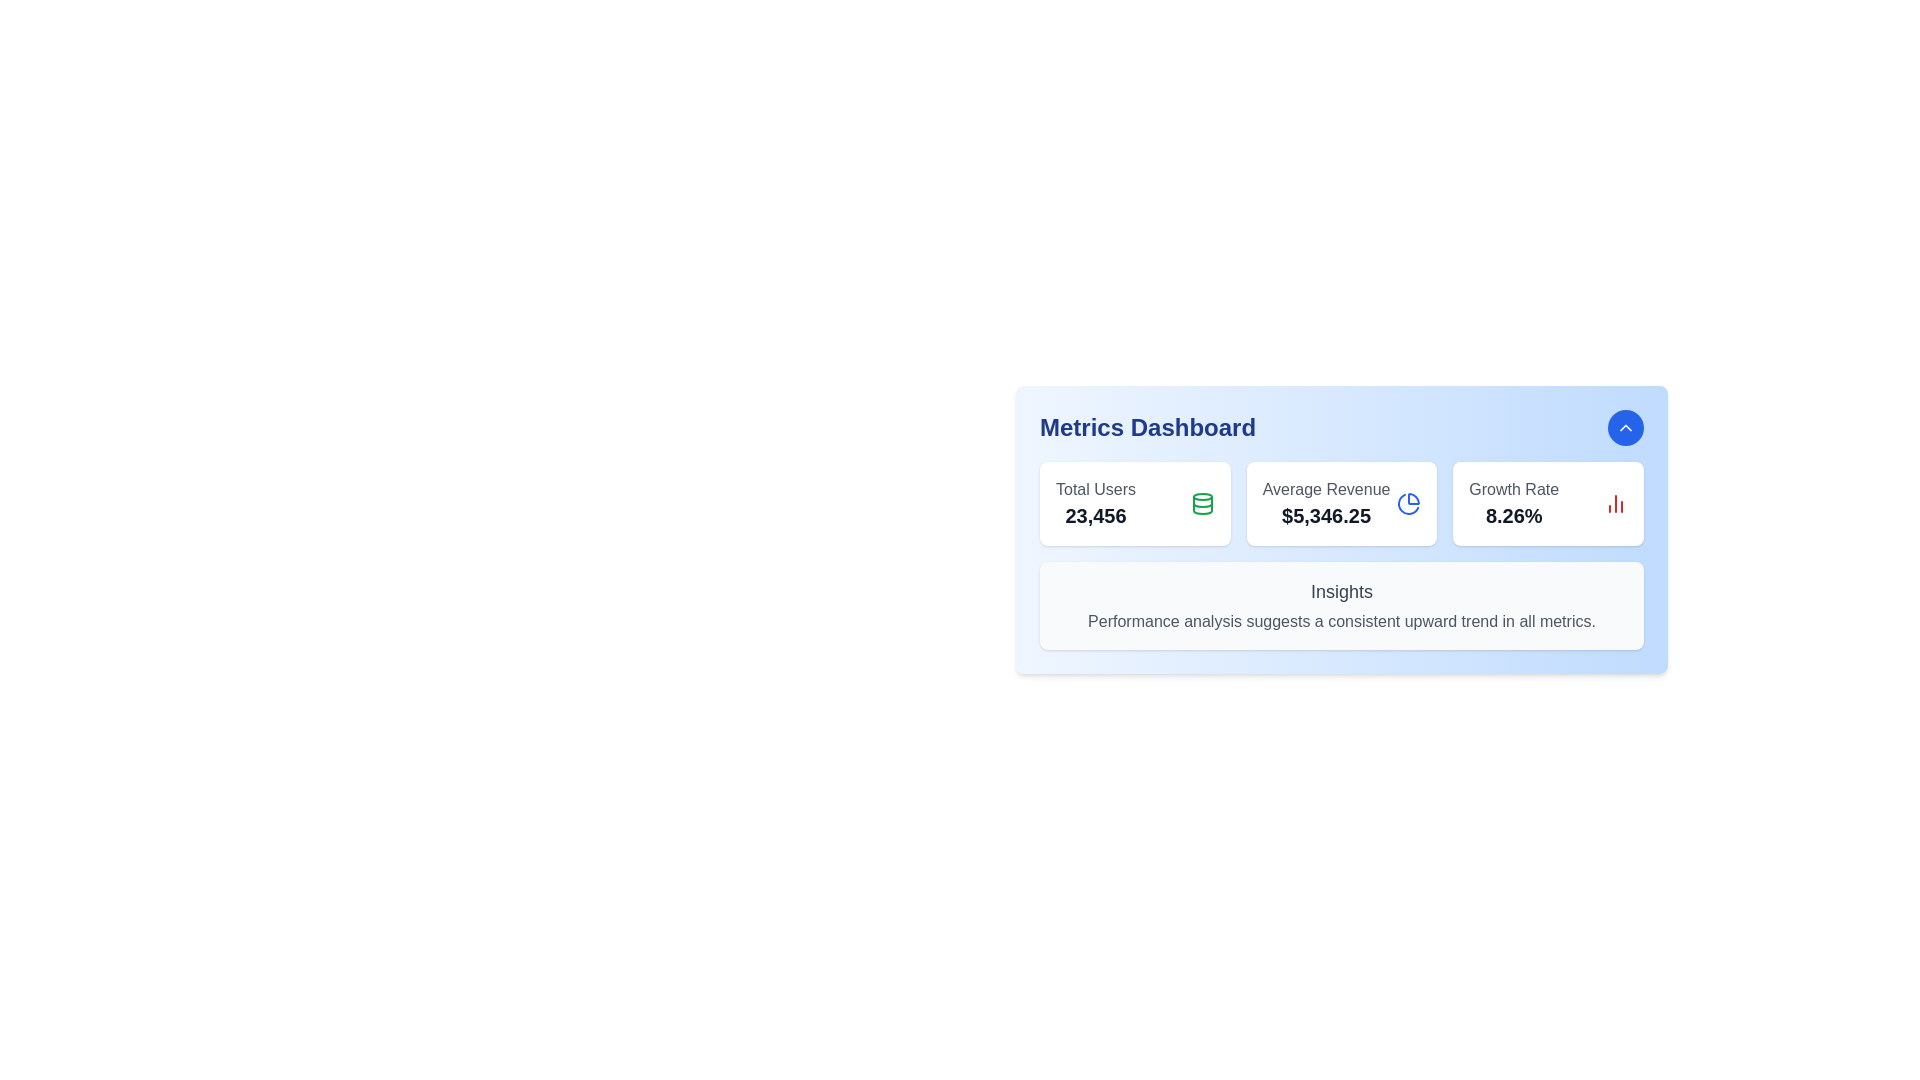 This screenshot has height=1080, width=1920. Describe the element at coordinates (1201, 504) in the screenshot. I see `the horizontal line segment element at the bottom of the database icon, which is part of a circular shape, for interaction` at that location.